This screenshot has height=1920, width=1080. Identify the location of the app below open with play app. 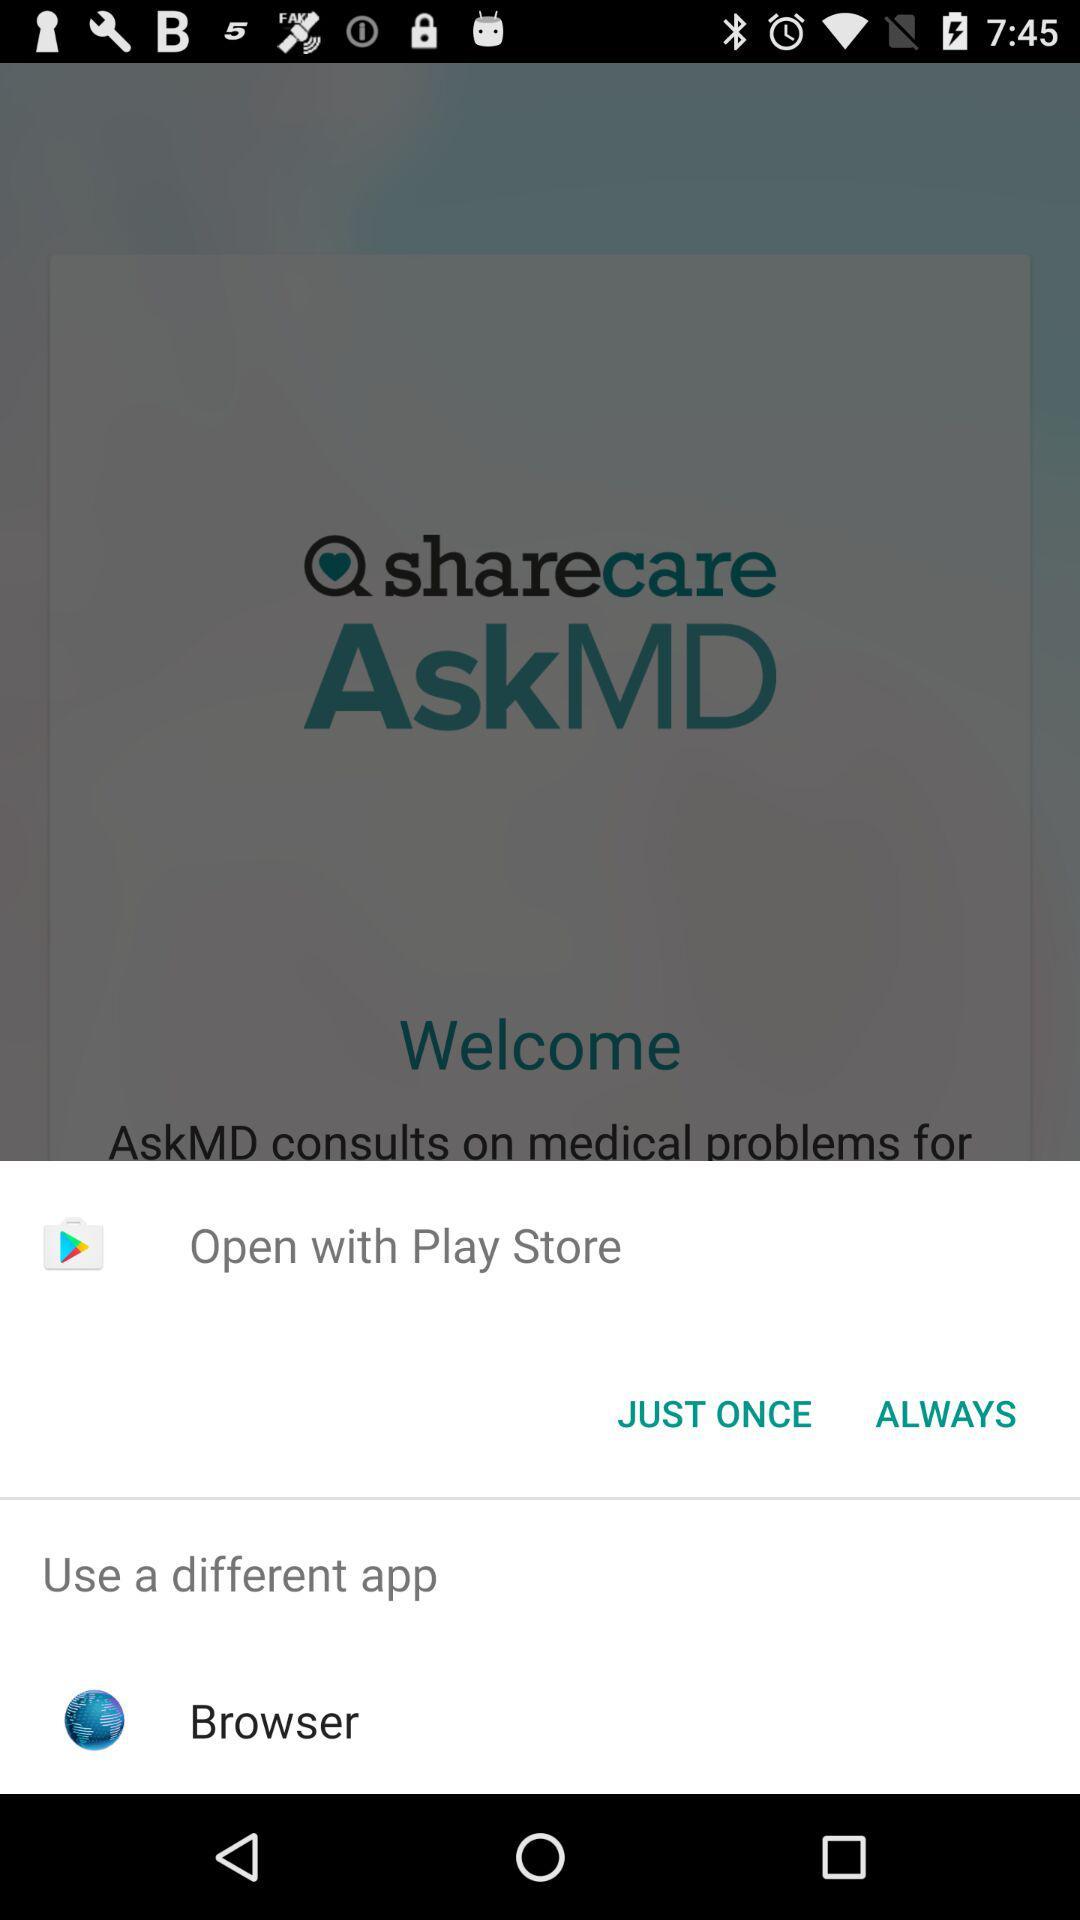
(945, 1411).